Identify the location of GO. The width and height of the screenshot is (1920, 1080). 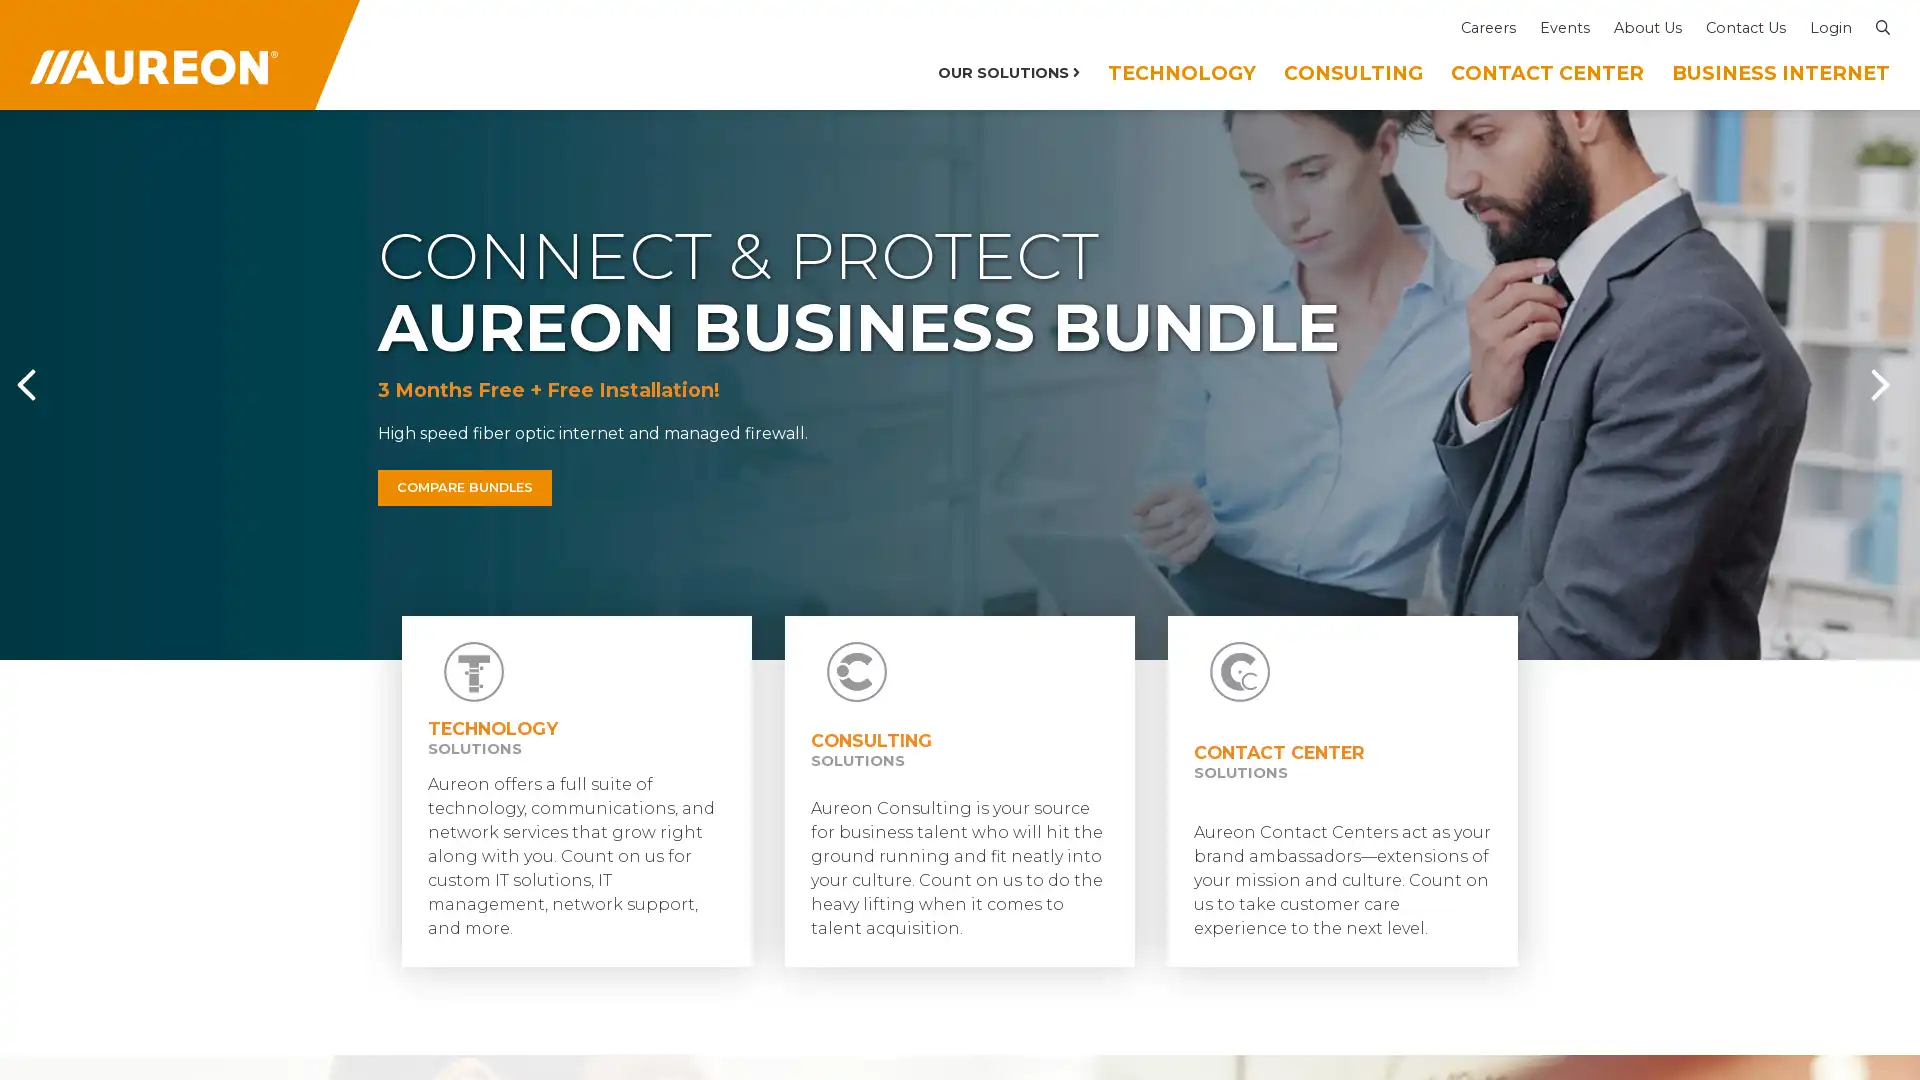
(1150, 507).